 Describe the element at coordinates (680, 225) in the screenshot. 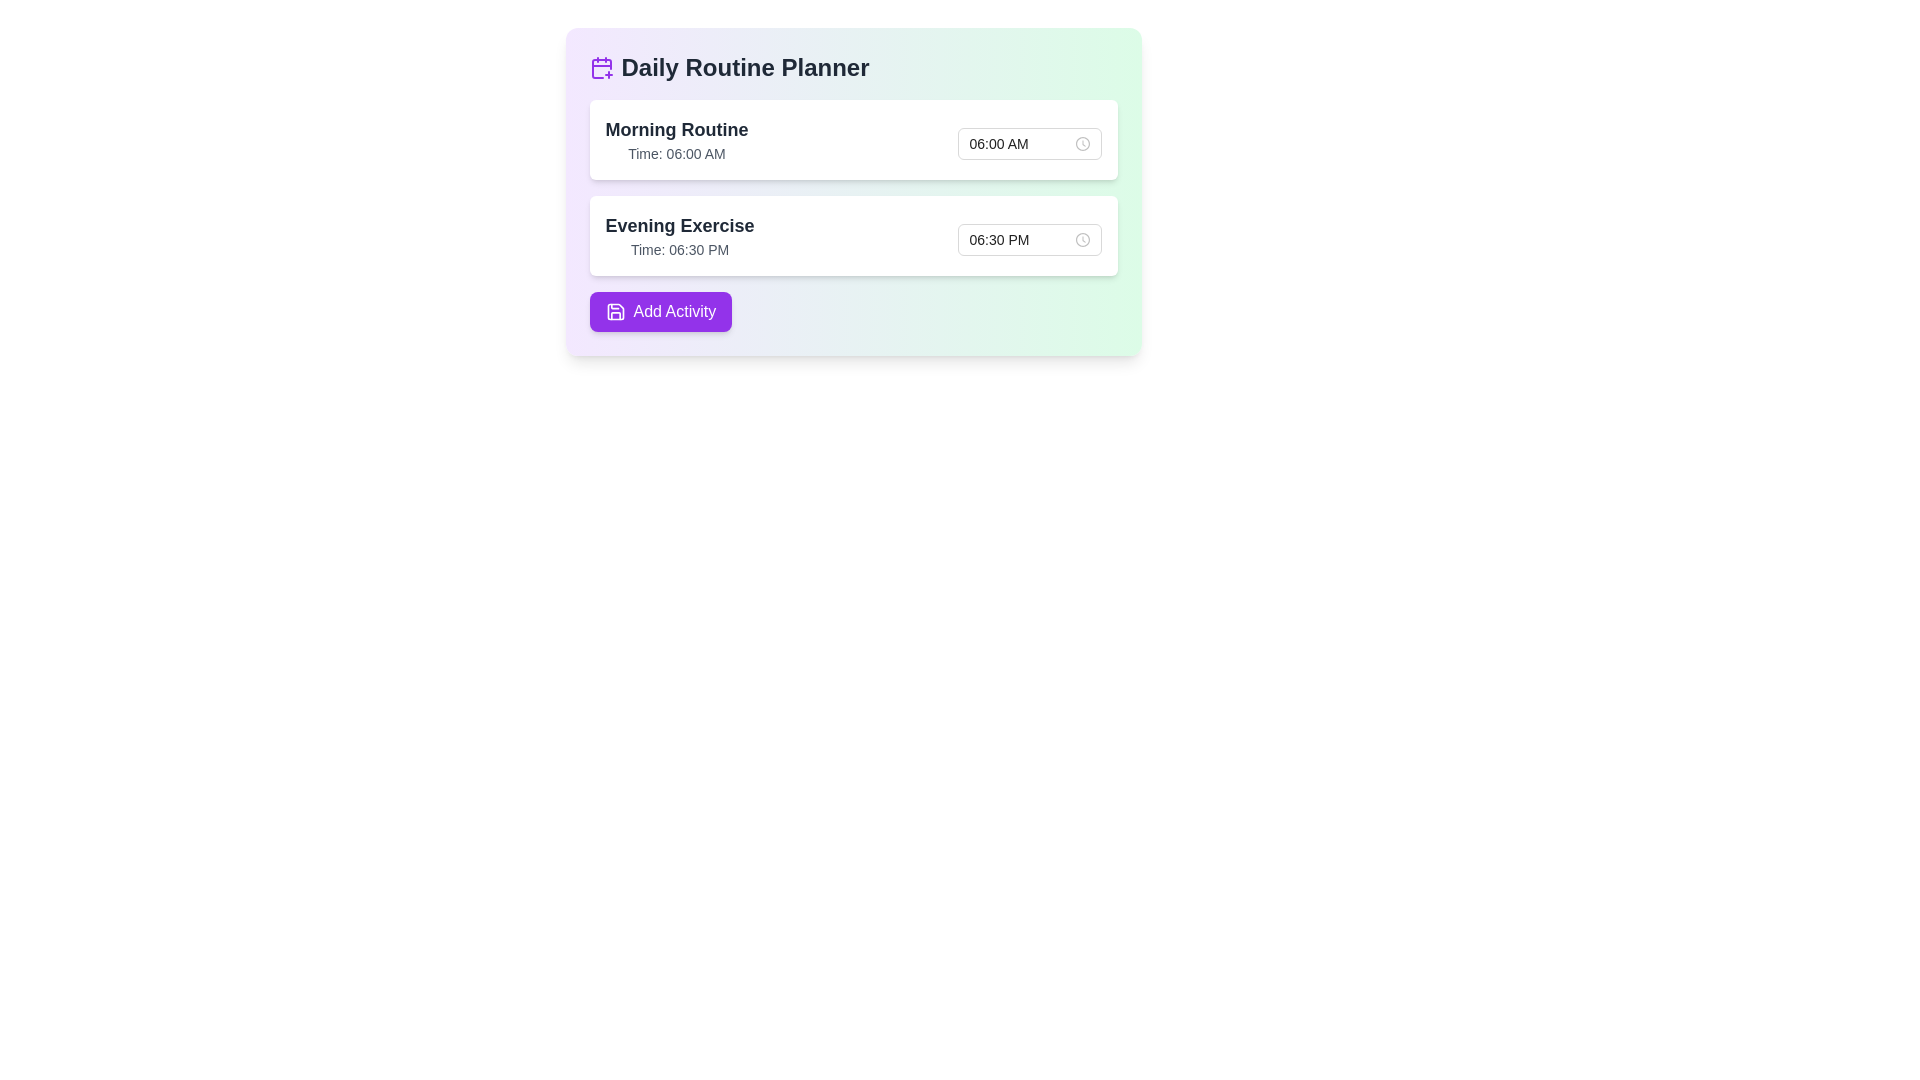

I see `the static text label that reads 'Evening Exercise', which is styled in bold, larger than standard size, and appears in black or dark gray against a white background` at that location.